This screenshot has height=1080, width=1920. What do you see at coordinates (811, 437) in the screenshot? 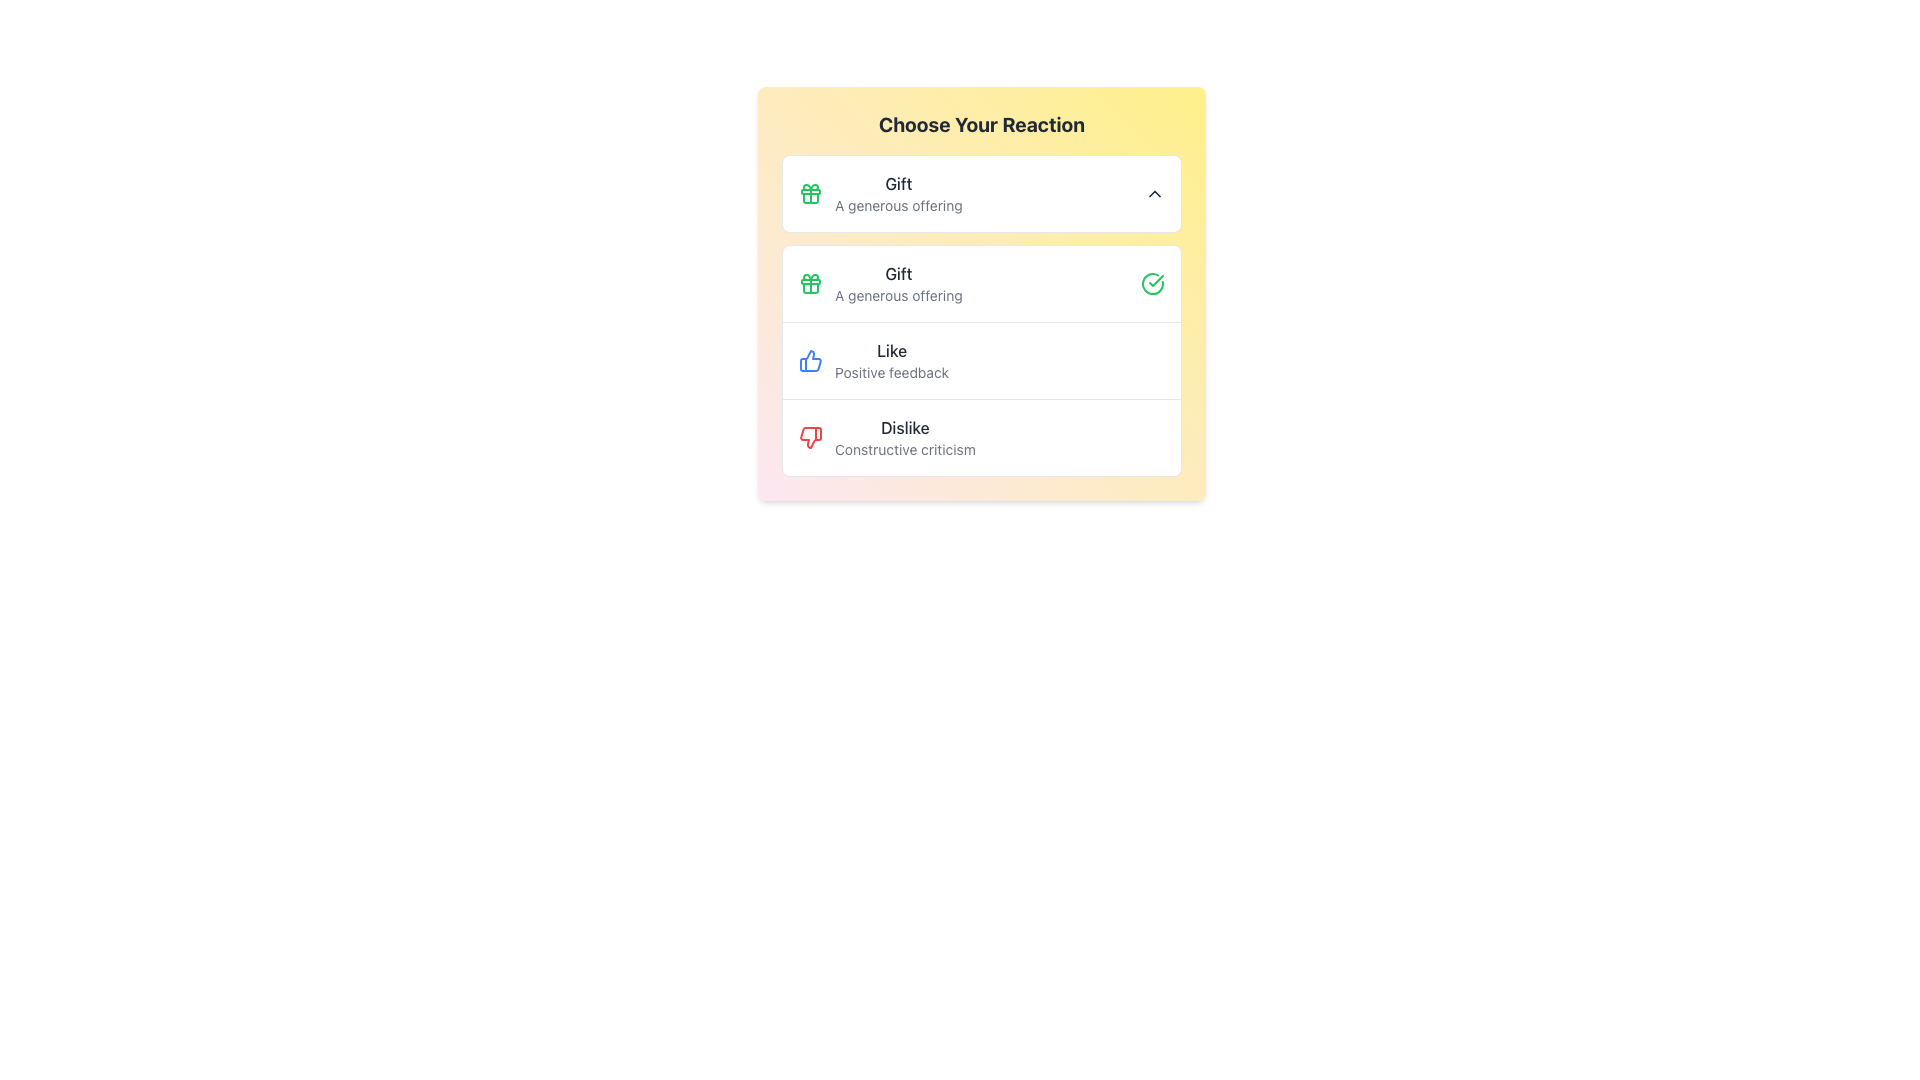
I see `the 'dislike' icon located in the fourth section under 'Choose Your Reaction', positioned to the left of the text 'Dislike Constructive criticism'` at bounding box center [811, 437].